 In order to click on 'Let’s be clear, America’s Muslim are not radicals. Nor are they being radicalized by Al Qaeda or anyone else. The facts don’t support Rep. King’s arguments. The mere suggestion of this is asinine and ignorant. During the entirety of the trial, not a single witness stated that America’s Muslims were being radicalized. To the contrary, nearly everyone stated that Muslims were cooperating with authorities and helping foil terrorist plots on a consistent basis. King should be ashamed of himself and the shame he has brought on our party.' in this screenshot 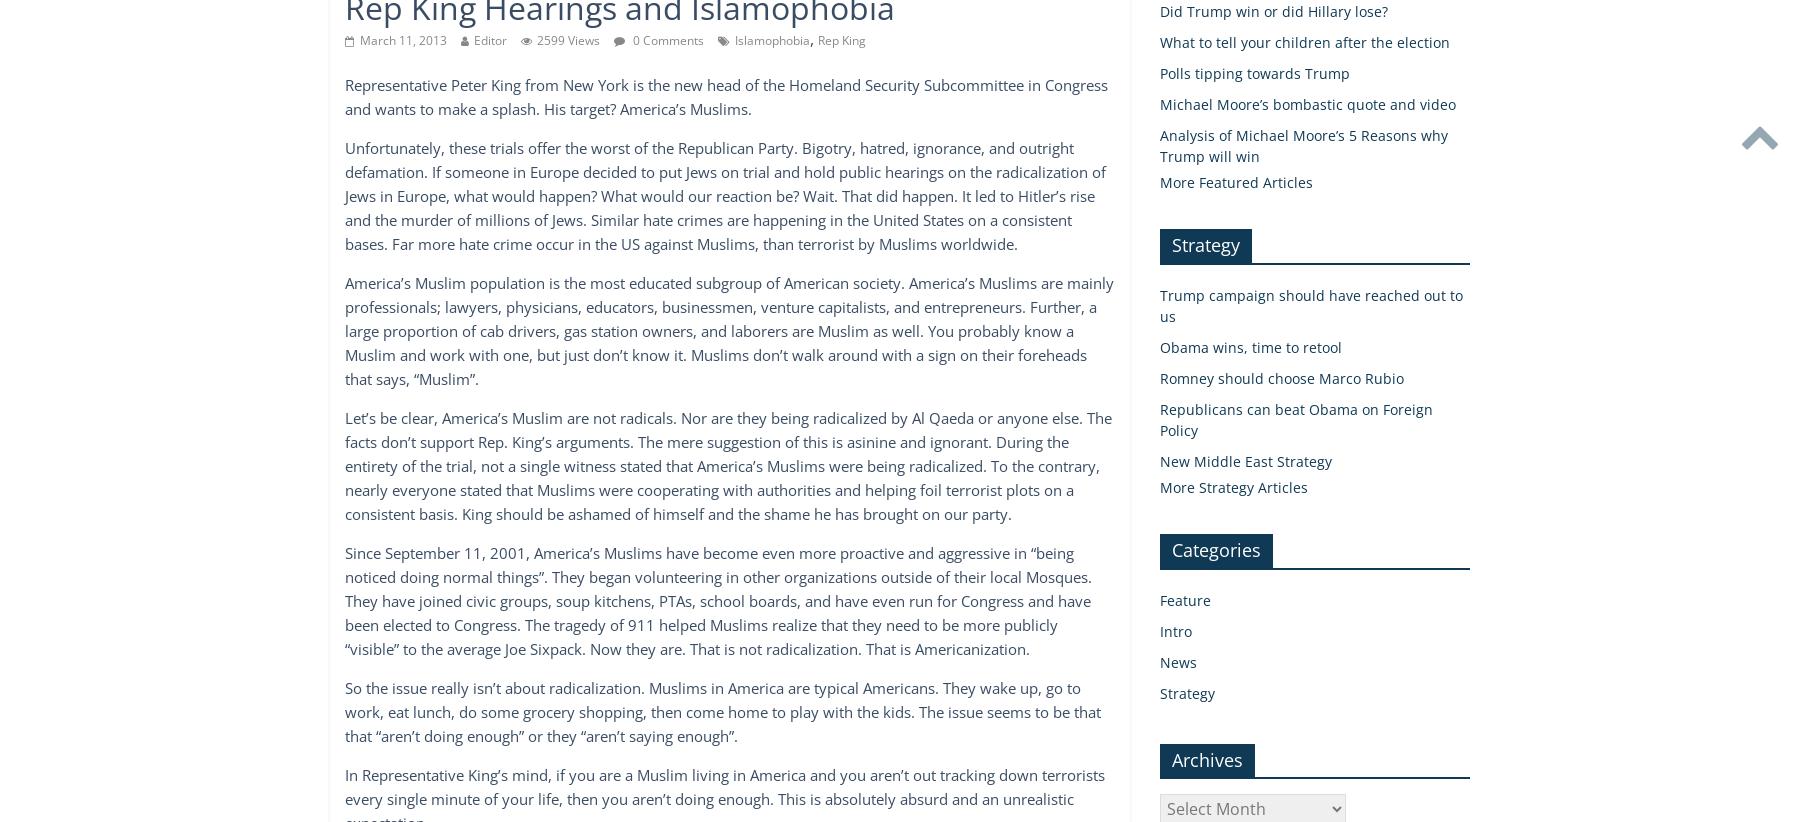, I will do `click(727, 465)`.